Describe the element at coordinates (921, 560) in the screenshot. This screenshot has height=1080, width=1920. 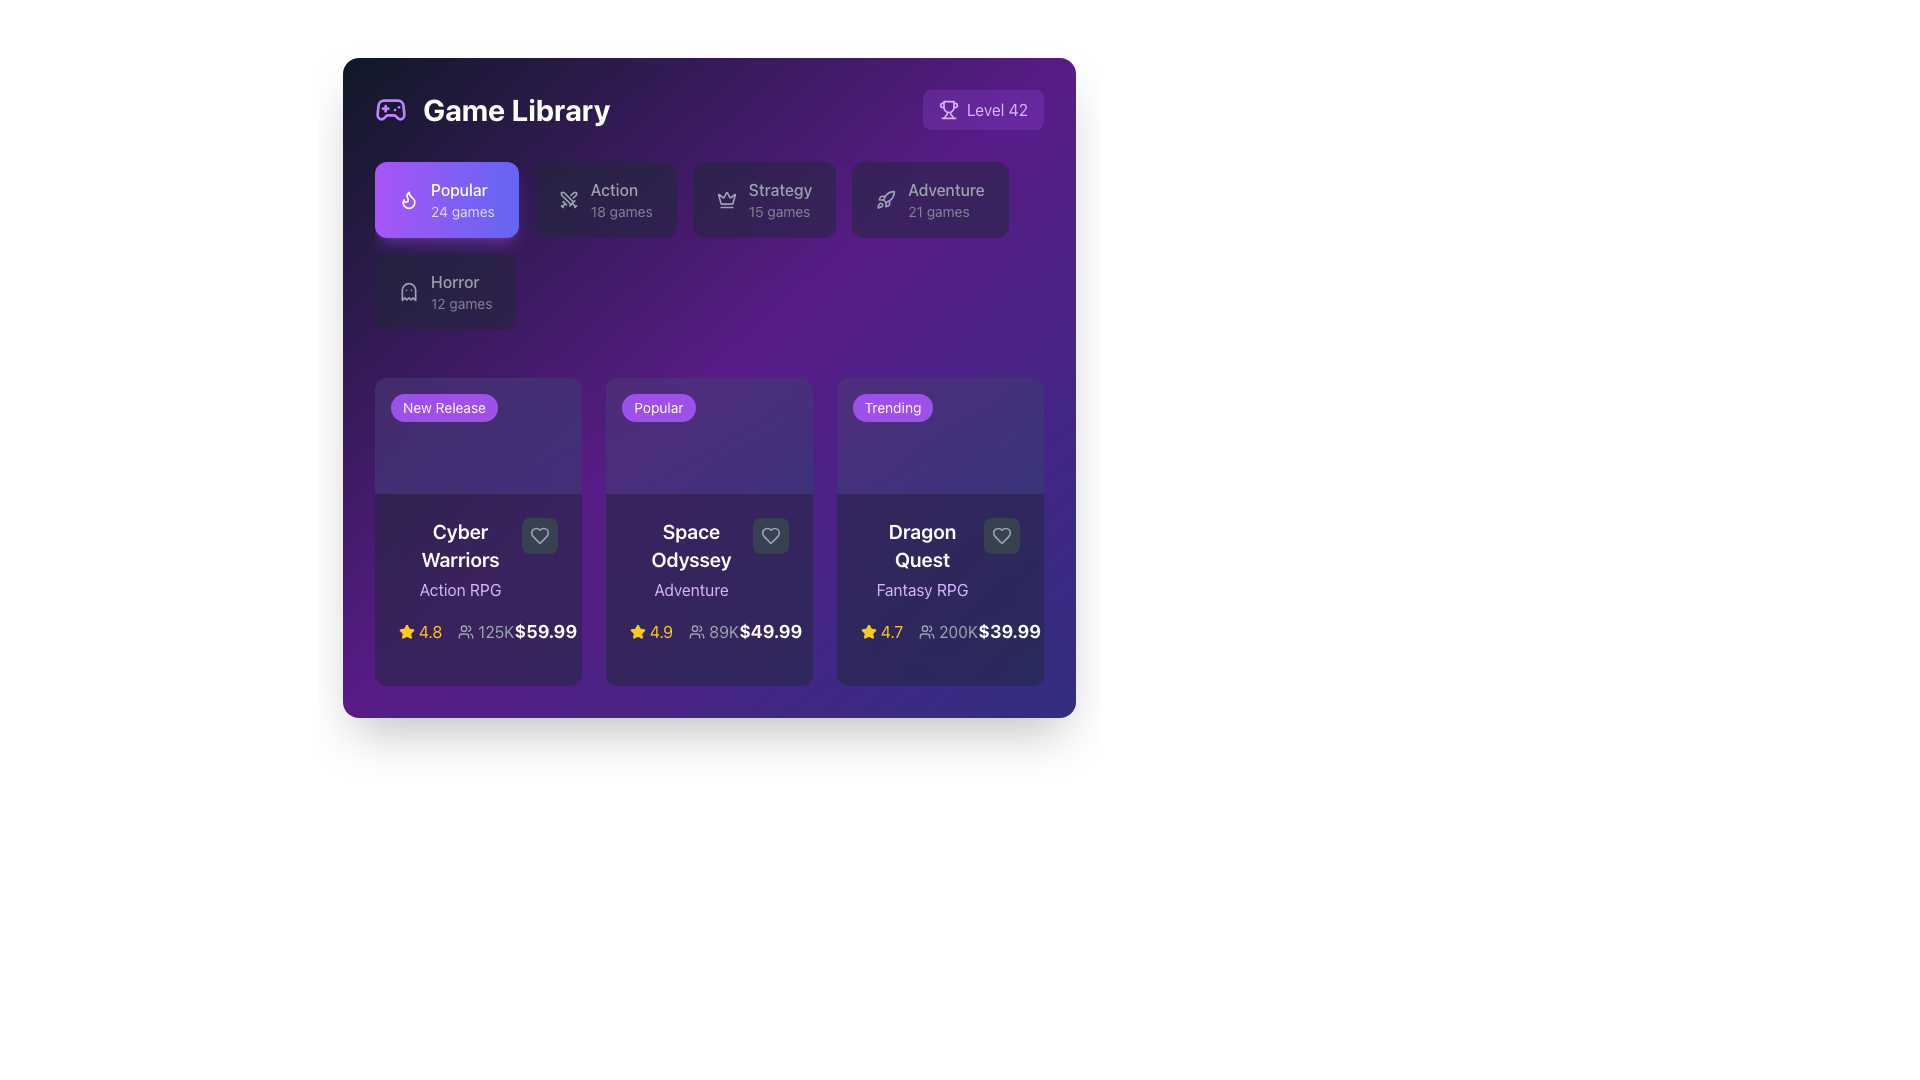
I see `the text display in the lower-right section of the 'Game Library' interface that shows the name and genre of a game, which is the third item from the left among three horizontally arranged items` at that location.